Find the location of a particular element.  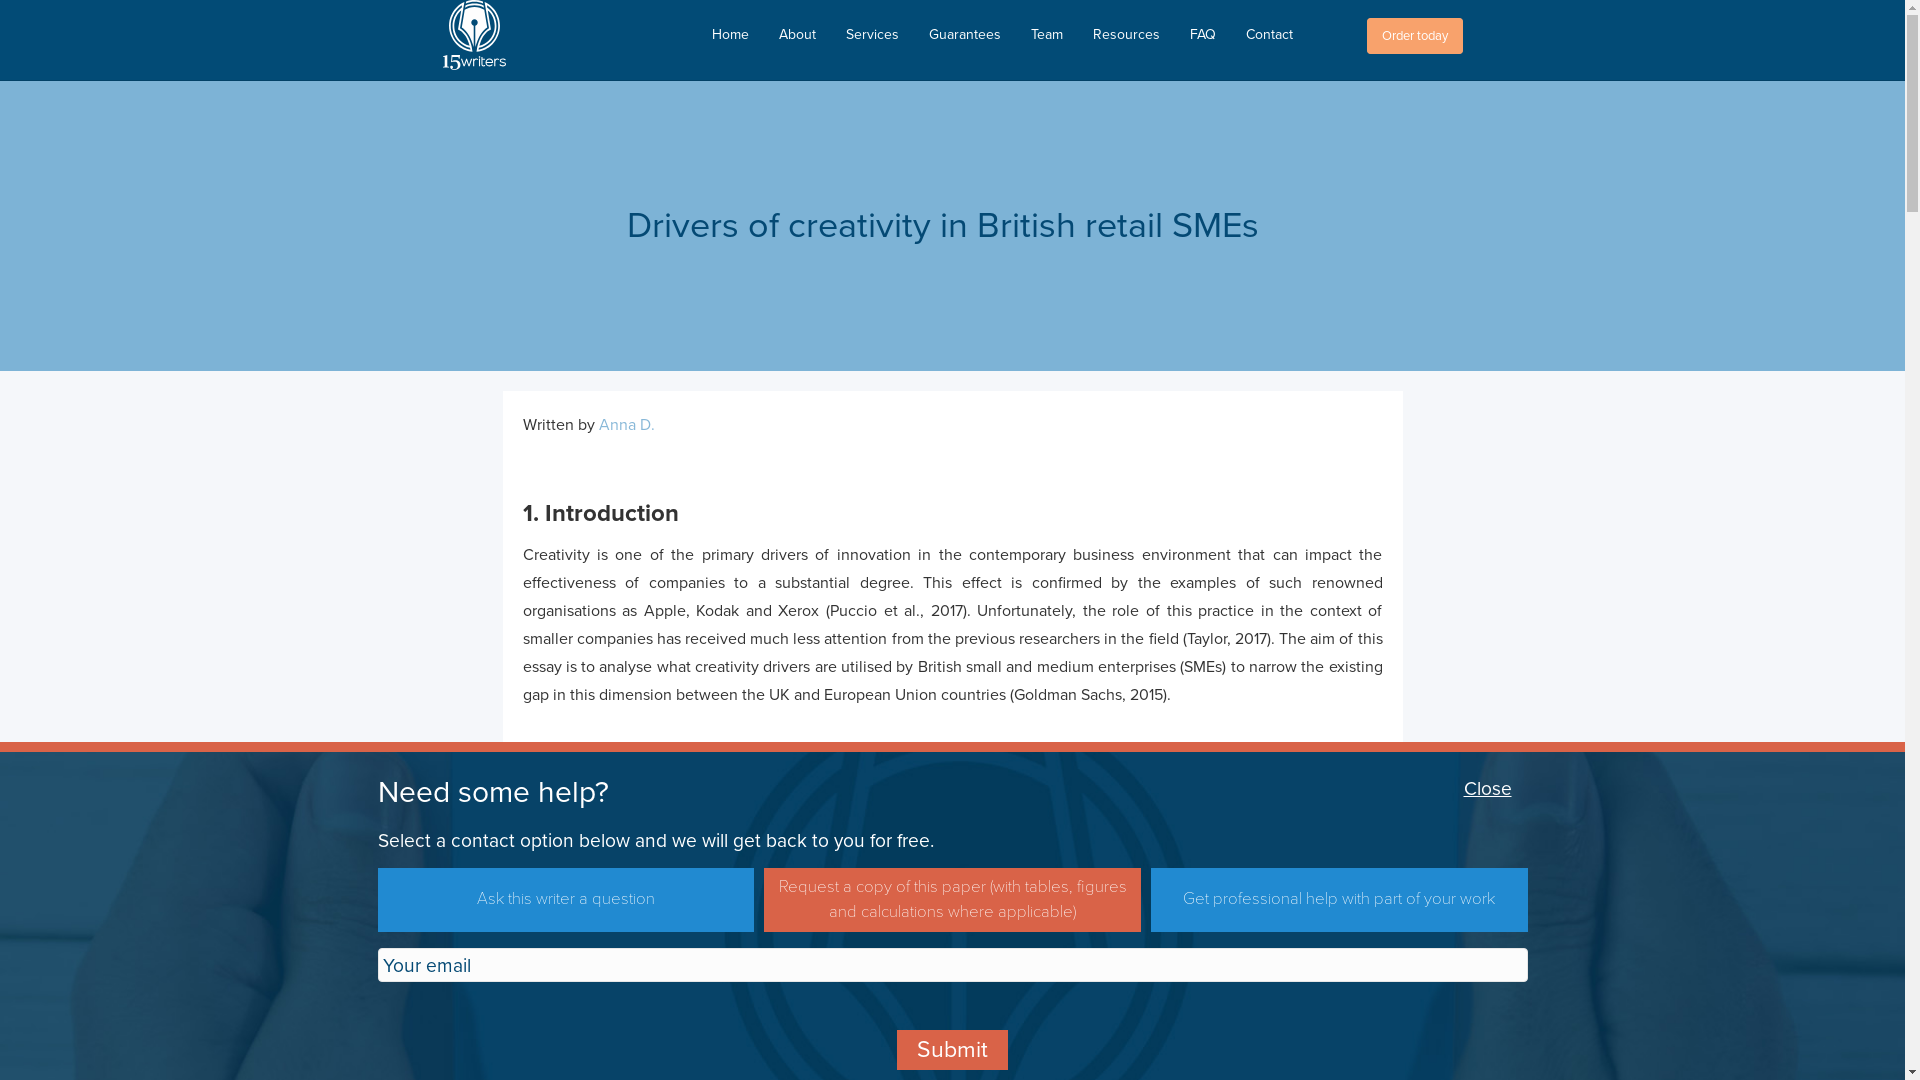

'Submit' is located at coordinates (896, 1048).